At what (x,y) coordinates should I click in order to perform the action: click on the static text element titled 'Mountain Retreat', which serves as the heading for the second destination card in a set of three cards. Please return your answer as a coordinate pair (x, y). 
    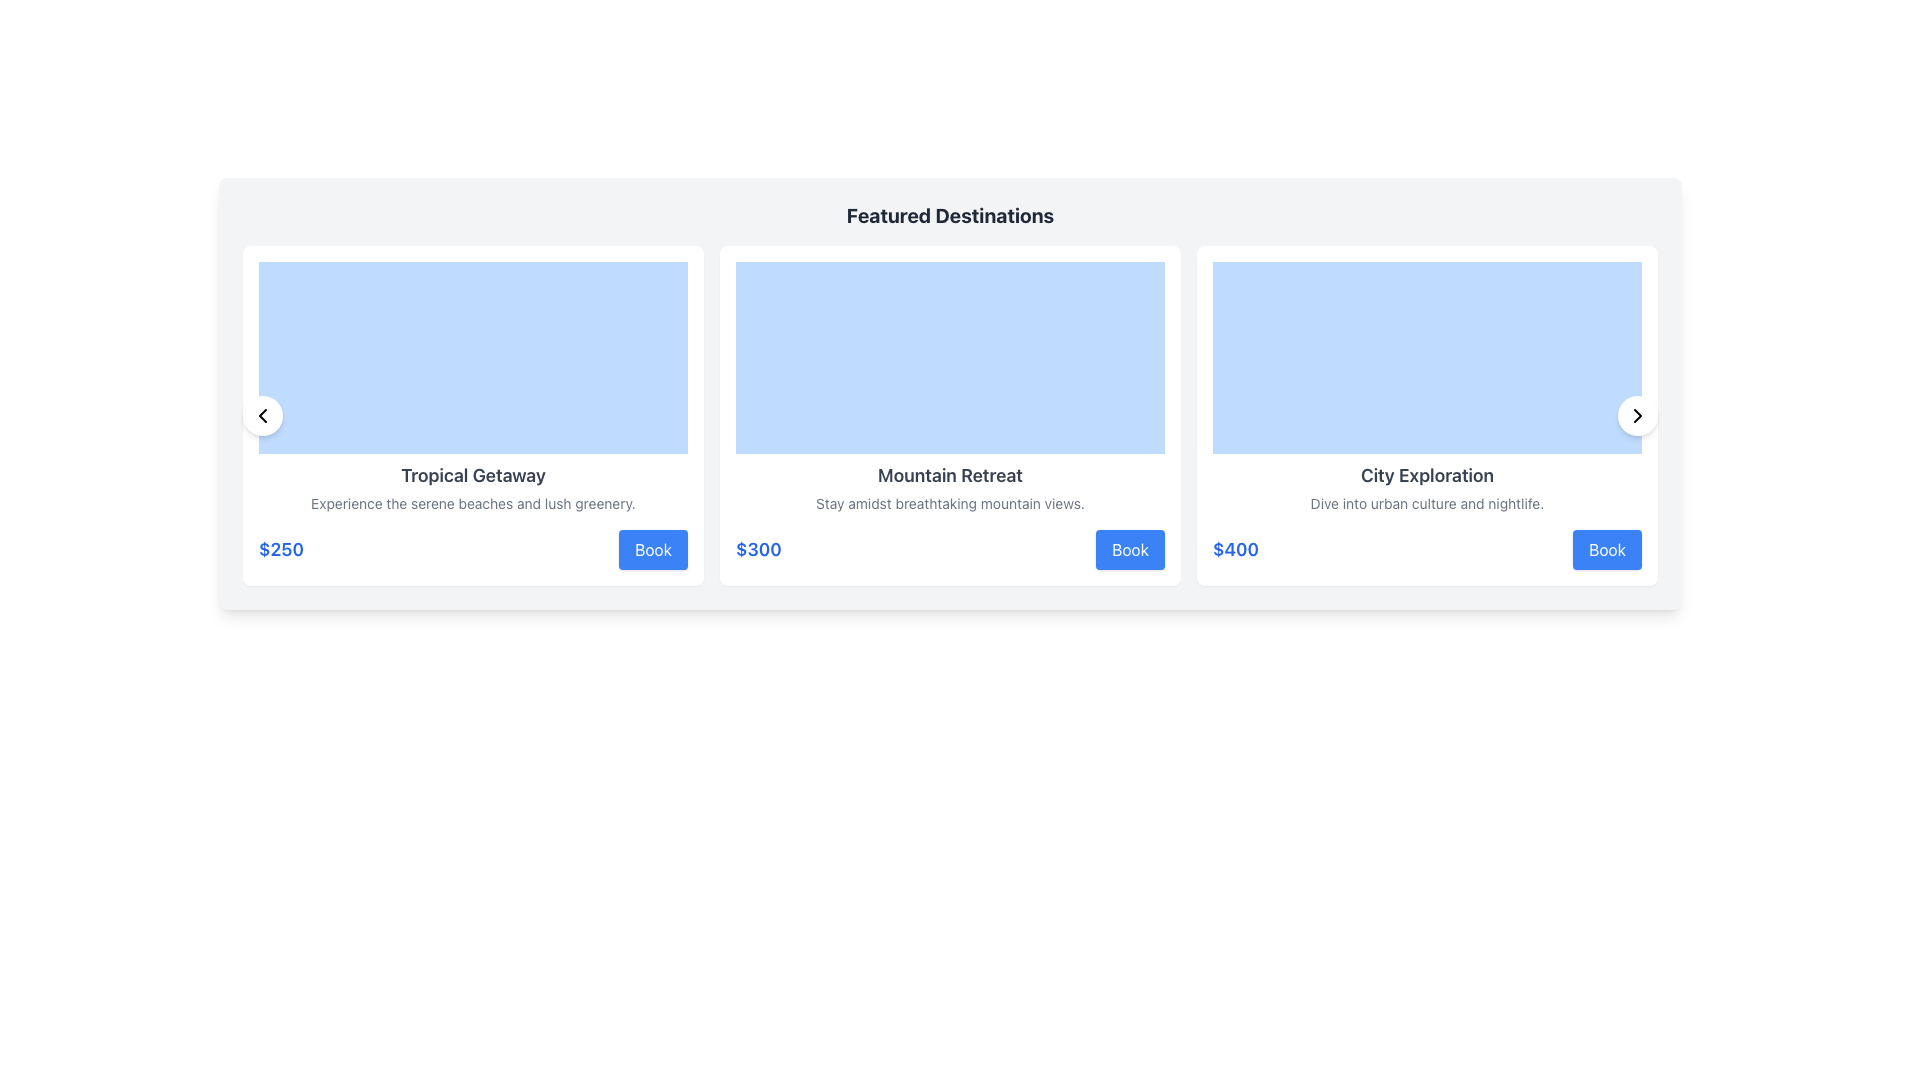
    Looking at the image, I should click on (949, 475).